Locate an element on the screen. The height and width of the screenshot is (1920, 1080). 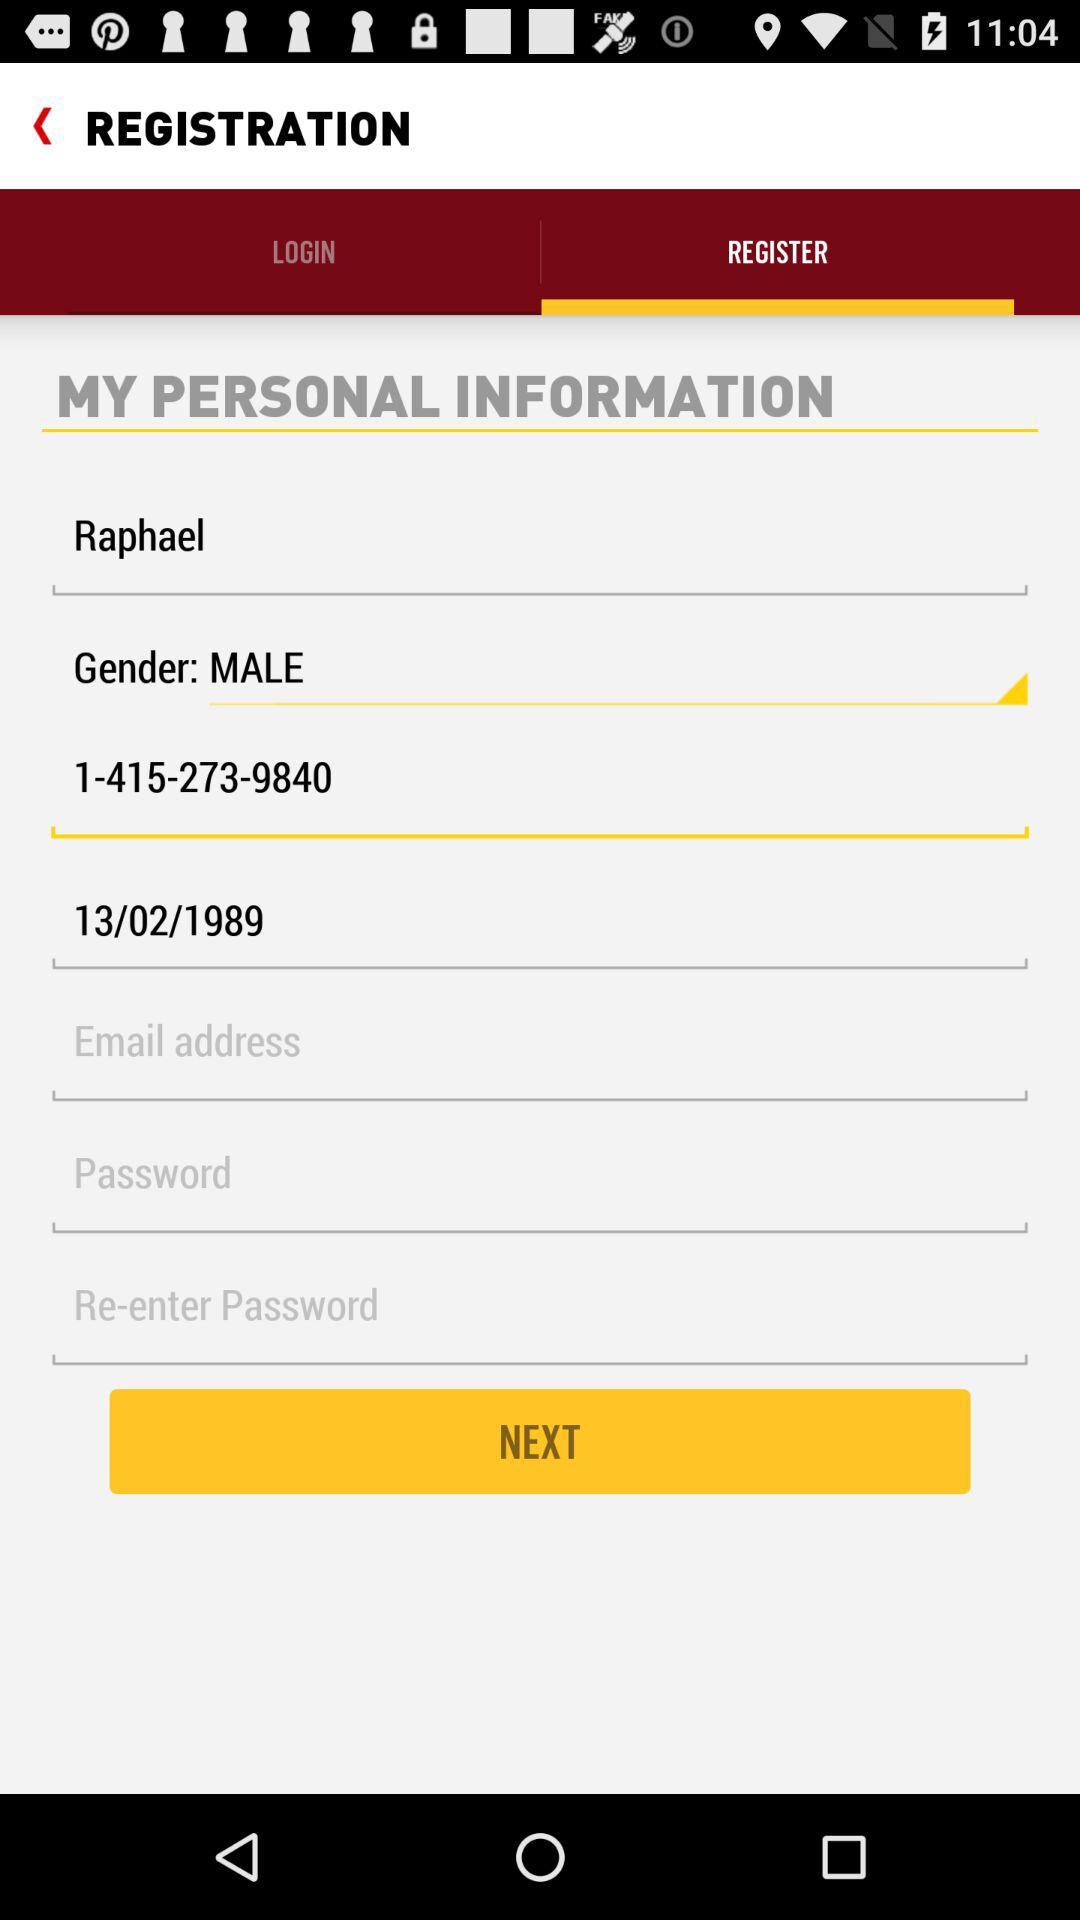
the 13/02/1989 item is located at coordinates (540, 919).